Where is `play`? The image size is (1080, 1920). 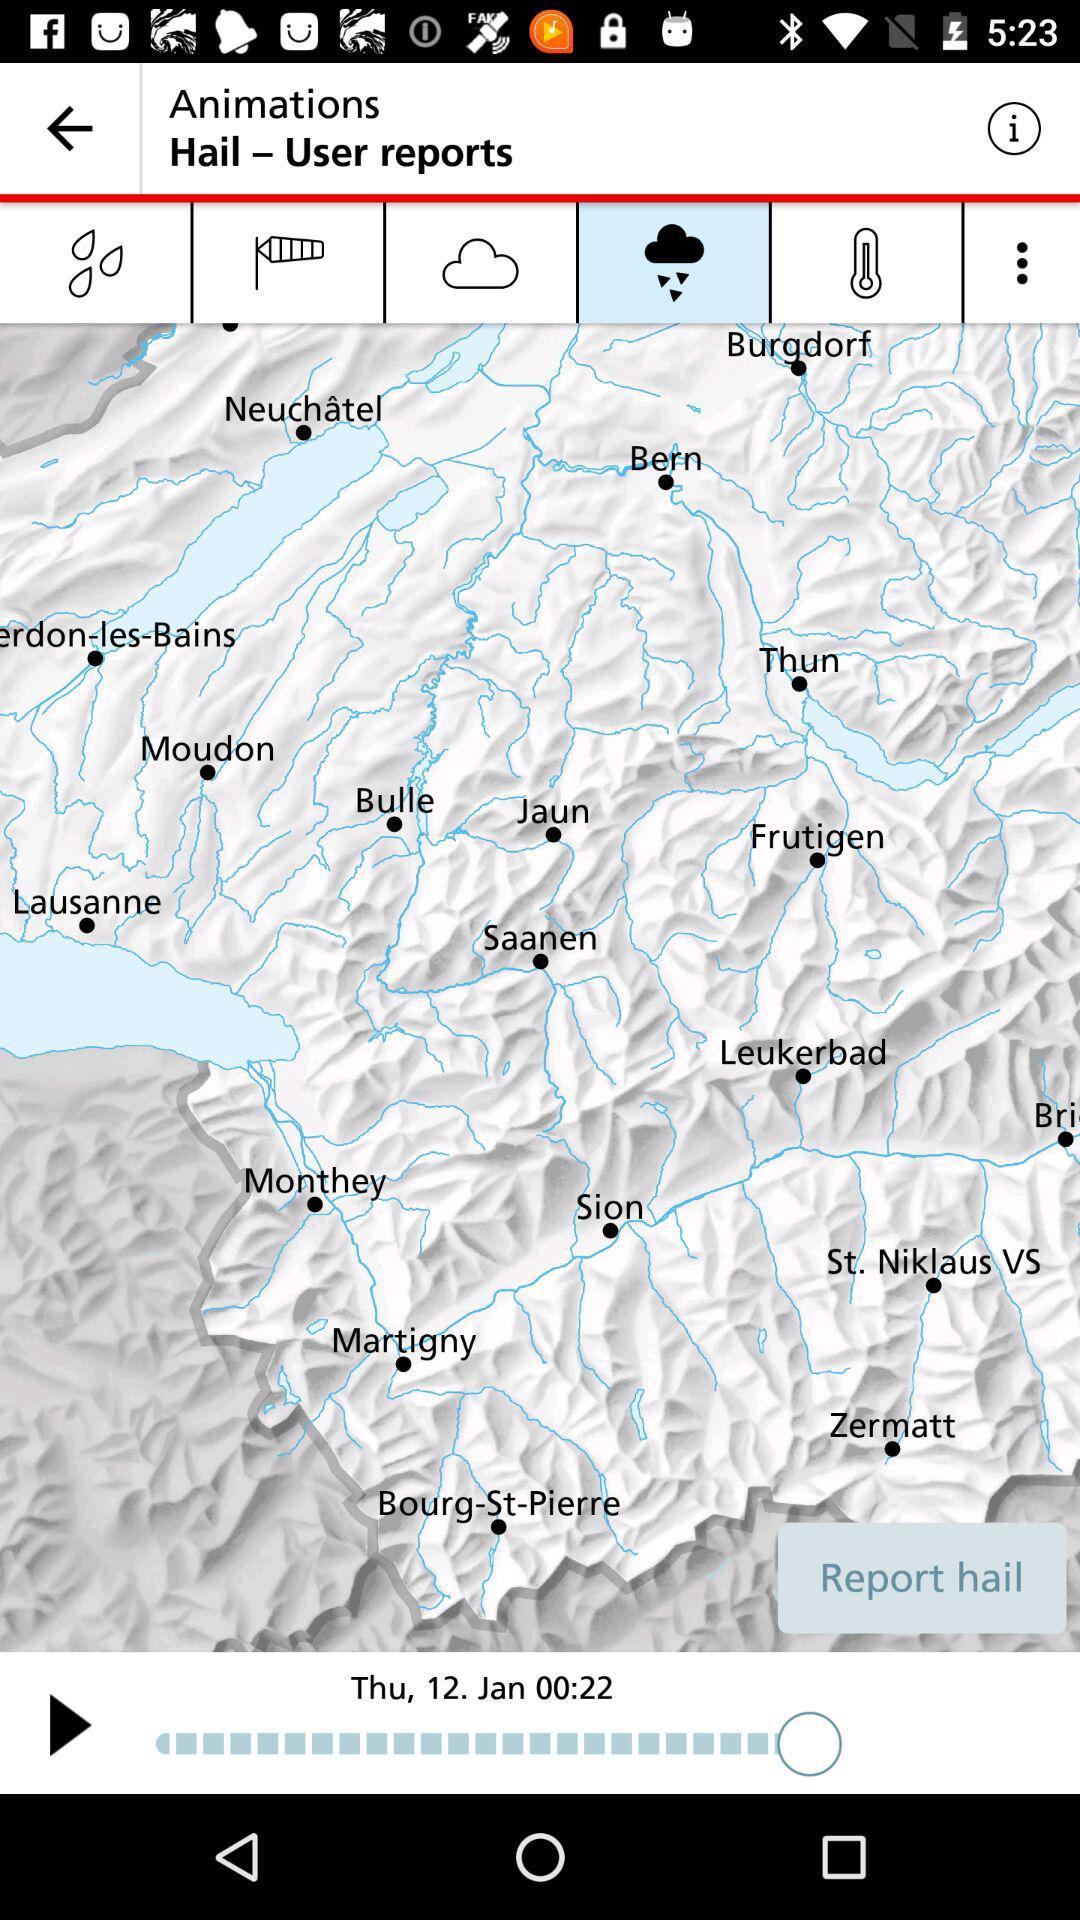
play is located at coordinates (69, 1723).